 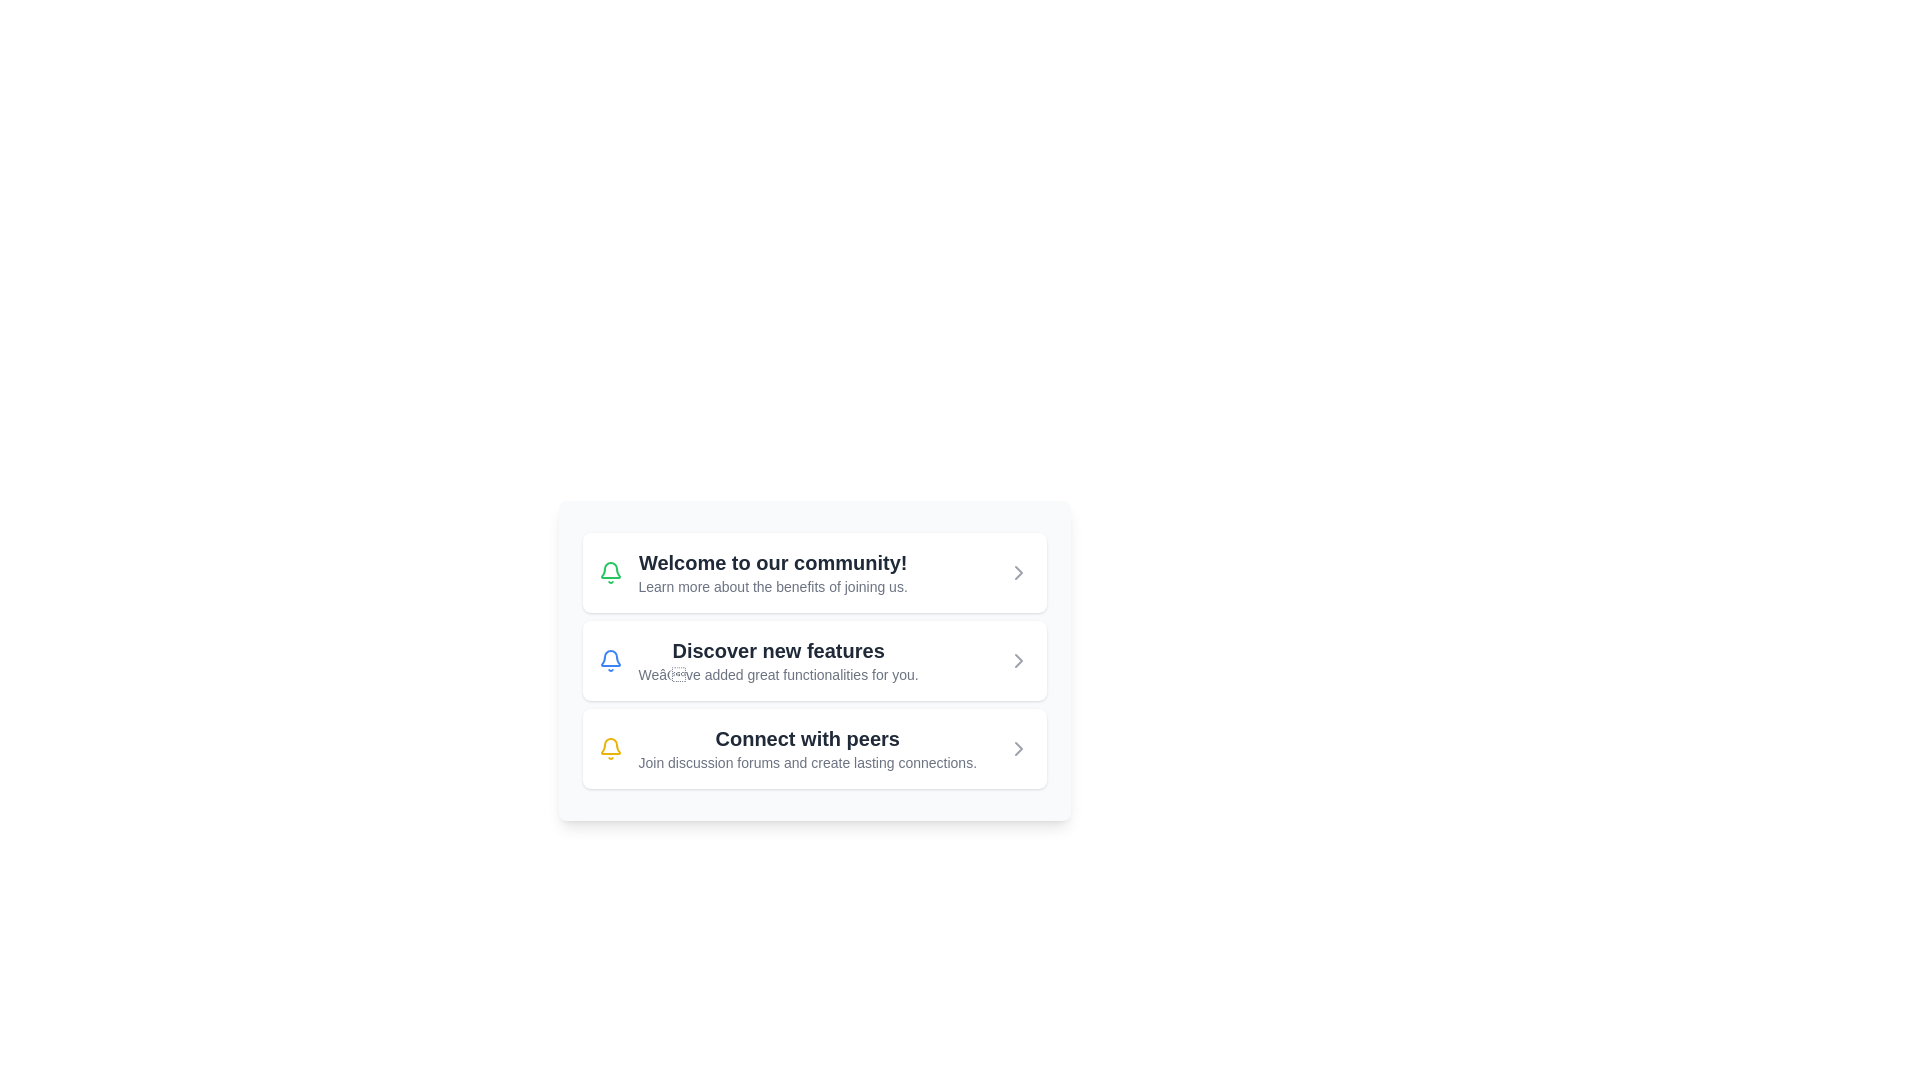 What do you see at coordinates (609, 746) in the screenshot?
I see `the center of the graphical element representing the bottom part of the bell icon in the 'Discover new features' menu option` at bounding box center [609, 746].